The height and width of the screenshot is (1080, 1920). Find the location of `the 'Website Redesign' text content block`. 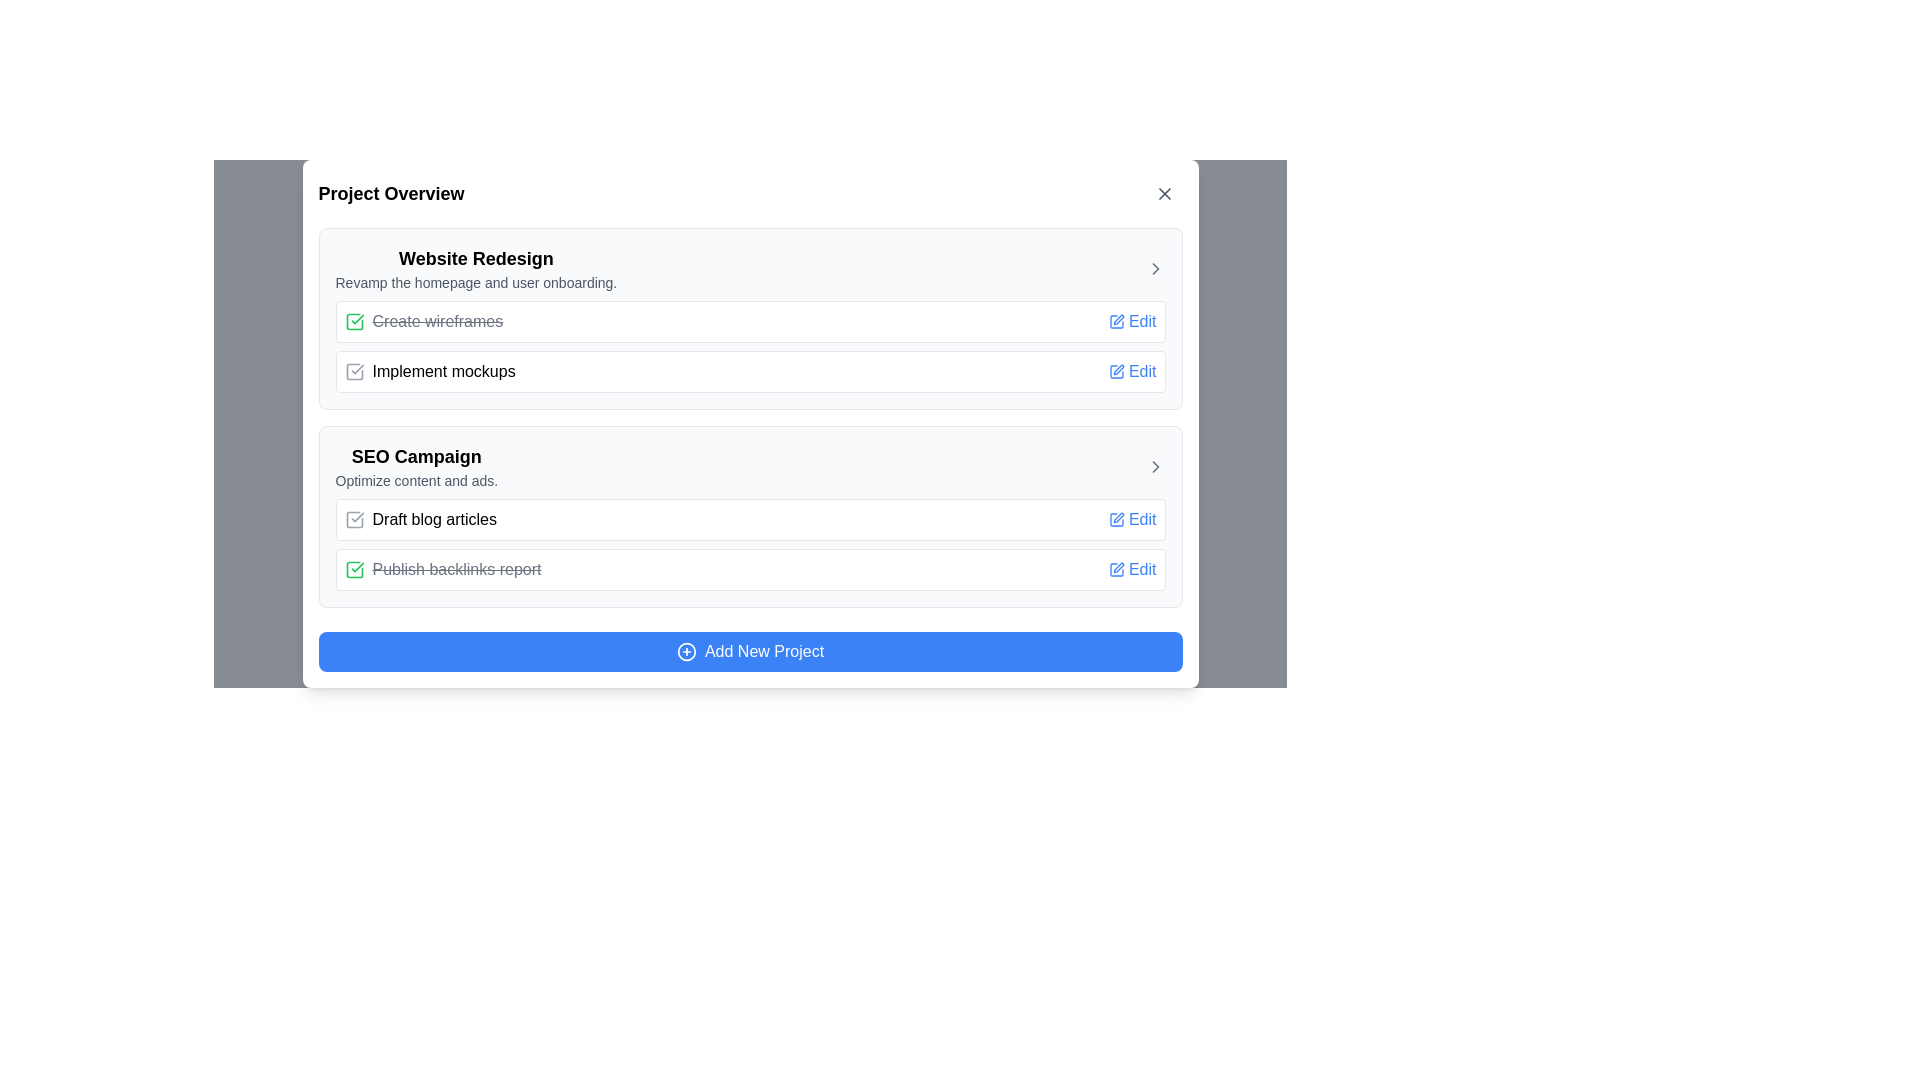

the 'Website Redesign' text content block is located at coordinates (475, 268).